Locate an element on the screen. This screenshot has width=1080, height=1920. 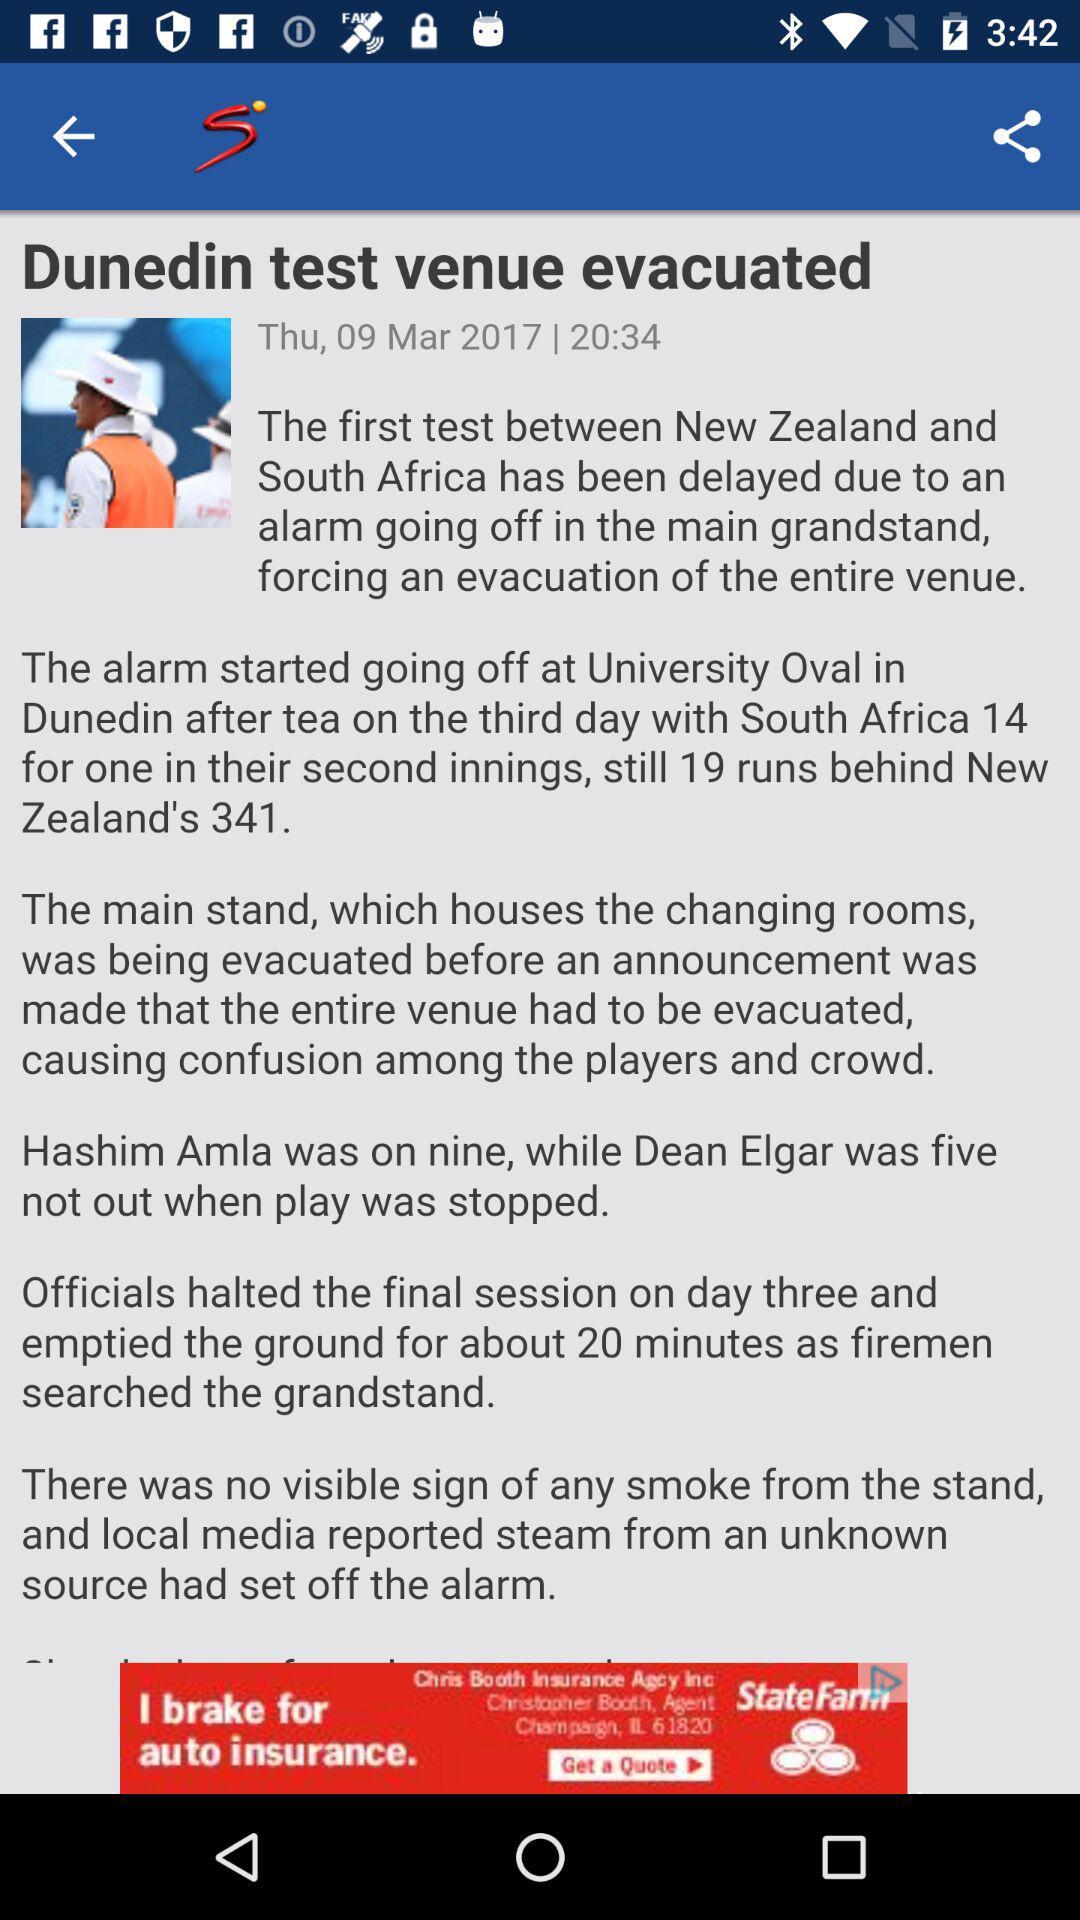
opens a advertisement is located at coordinates (540, 1727).